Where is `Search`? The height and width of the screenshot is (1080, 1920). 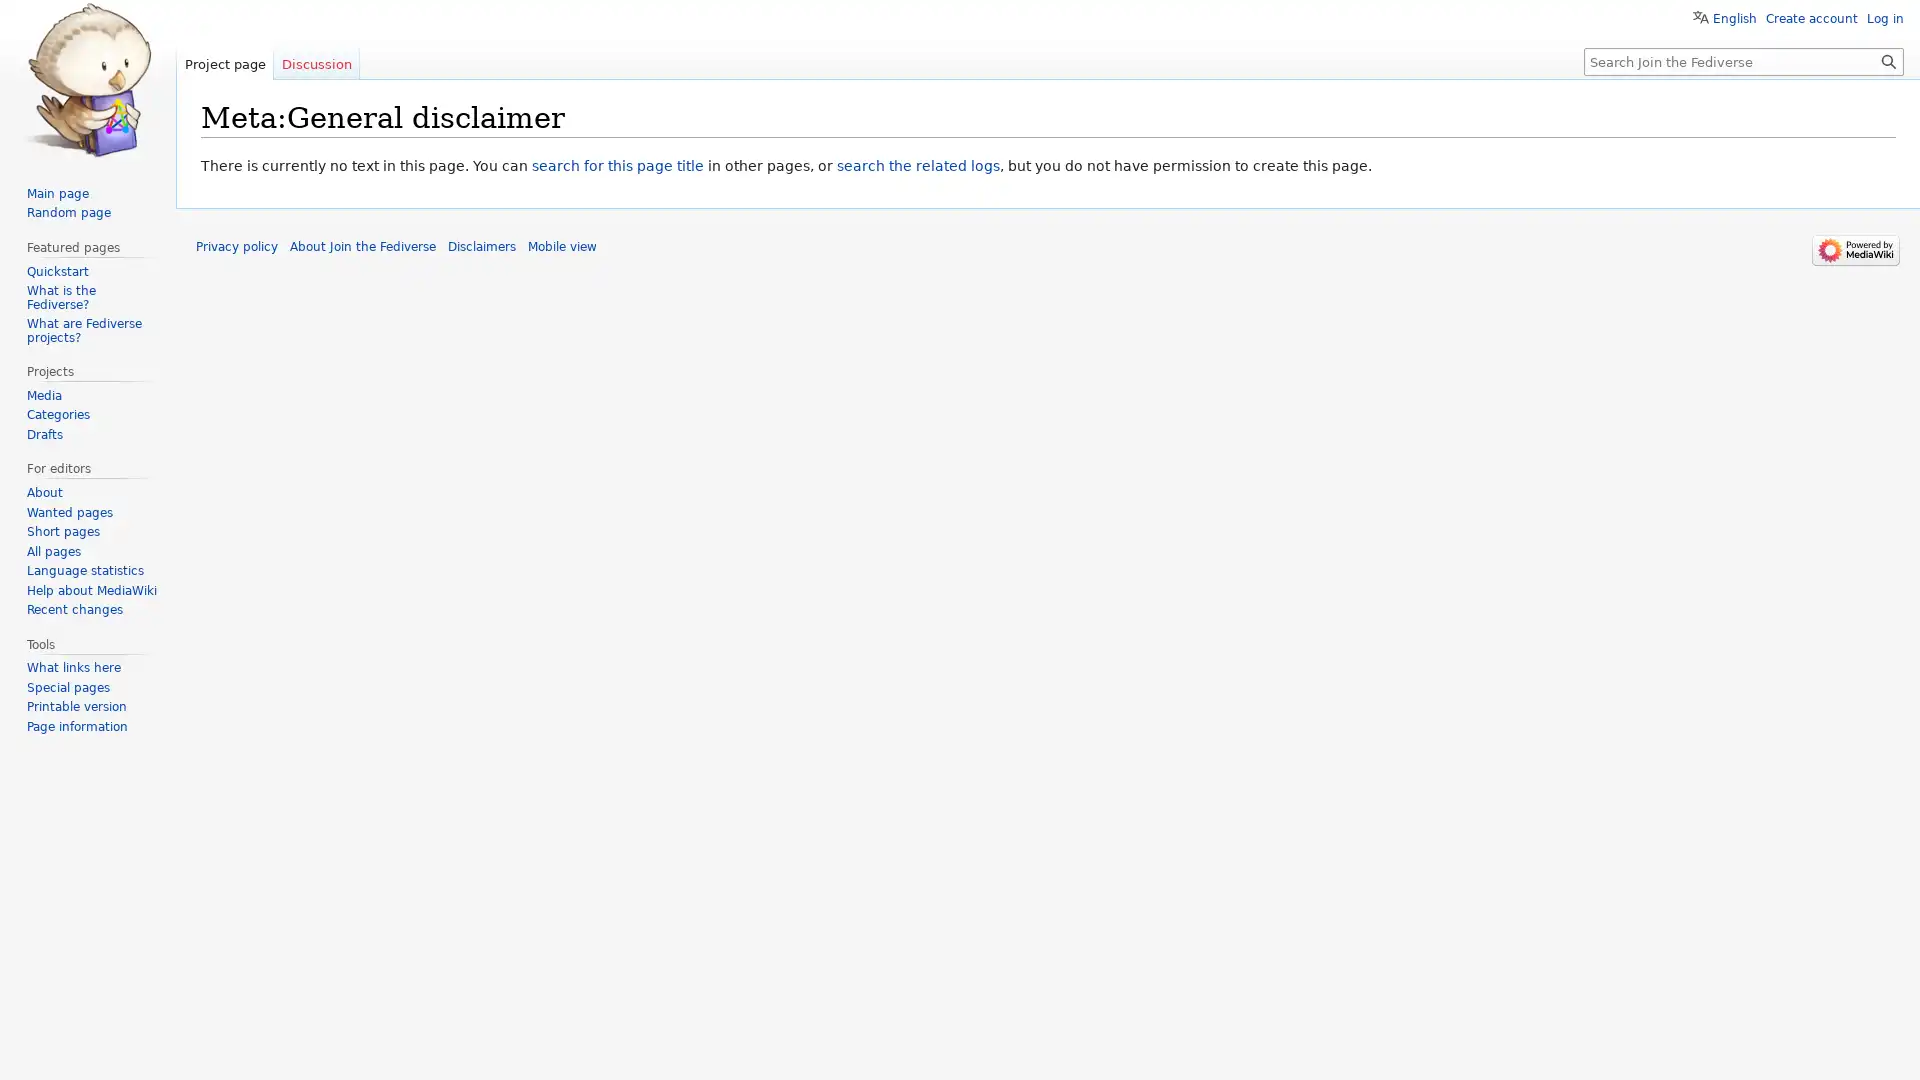 Search is located at coordinates (1888, 60).